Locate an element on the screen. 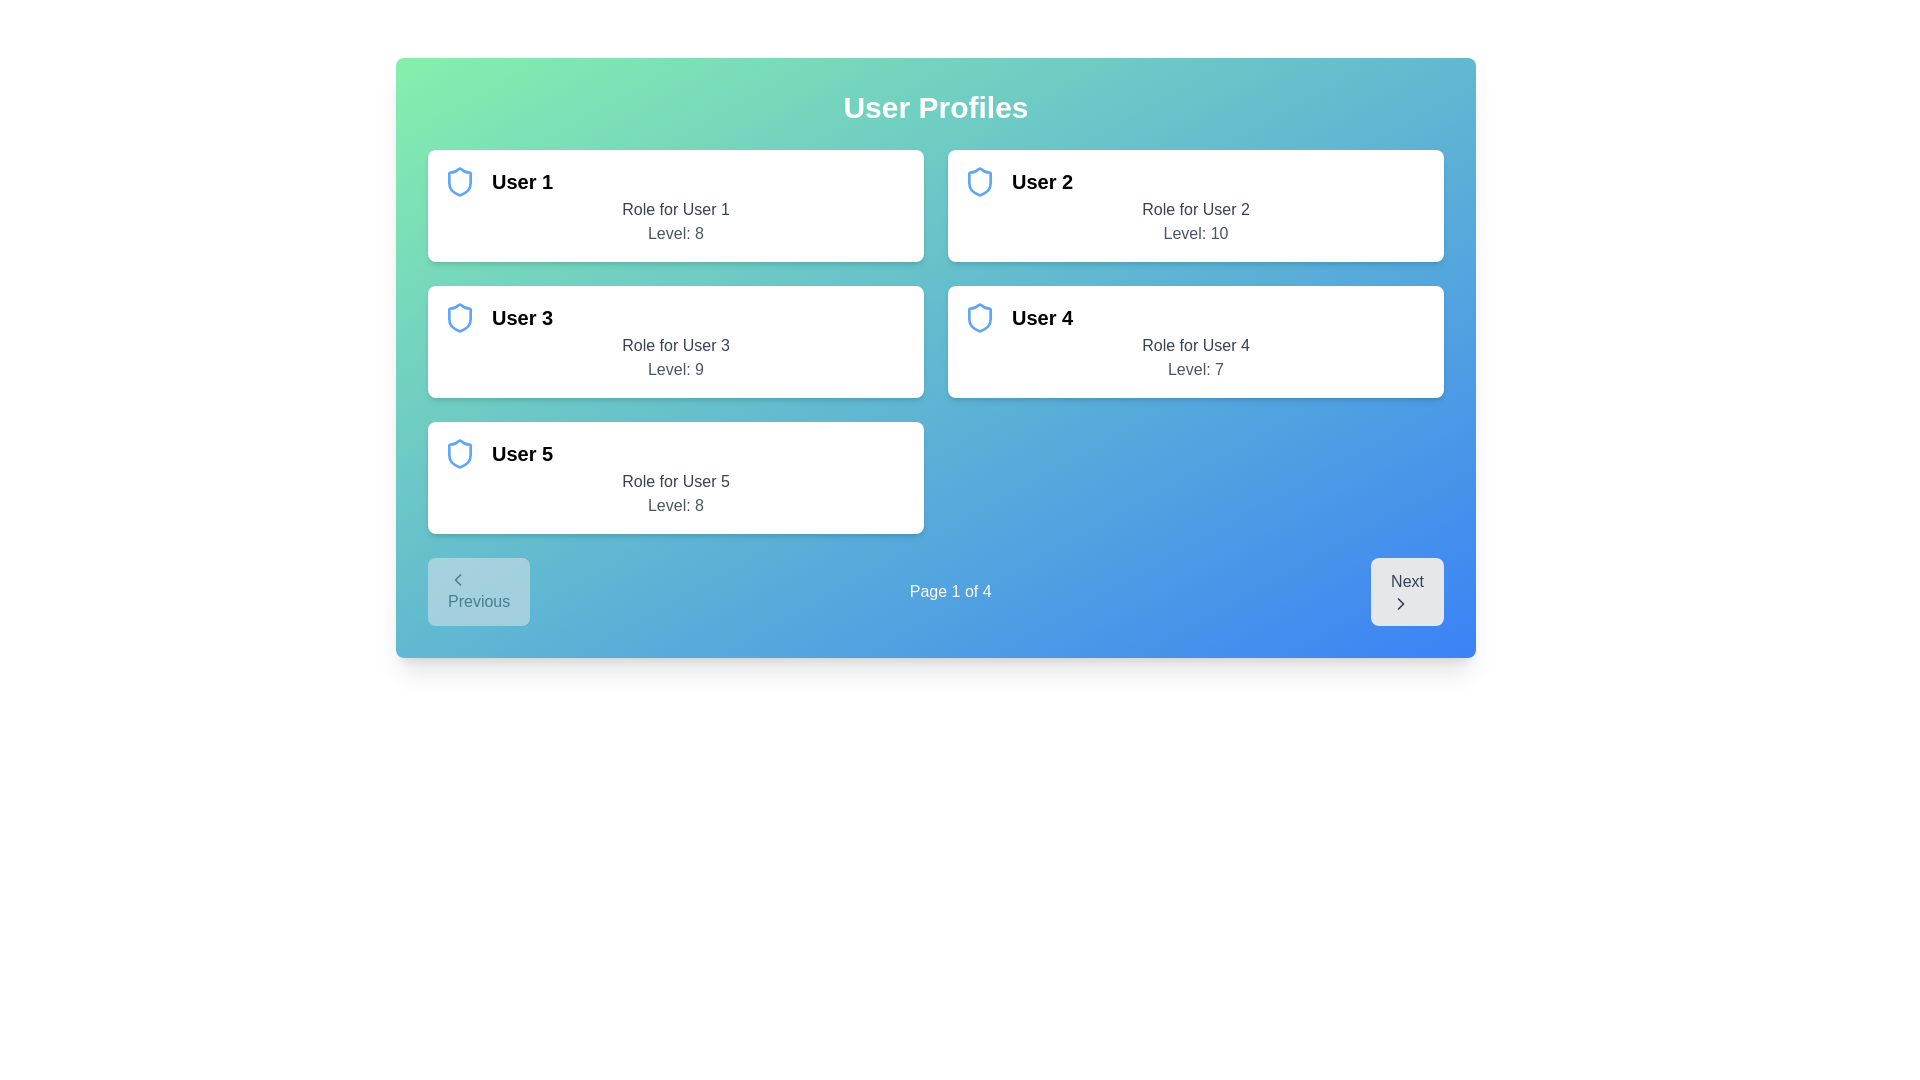  the static text display that shows the role or designation associated with 'User 2', located below the username and above the level information is located at coordinates (1195, 209).